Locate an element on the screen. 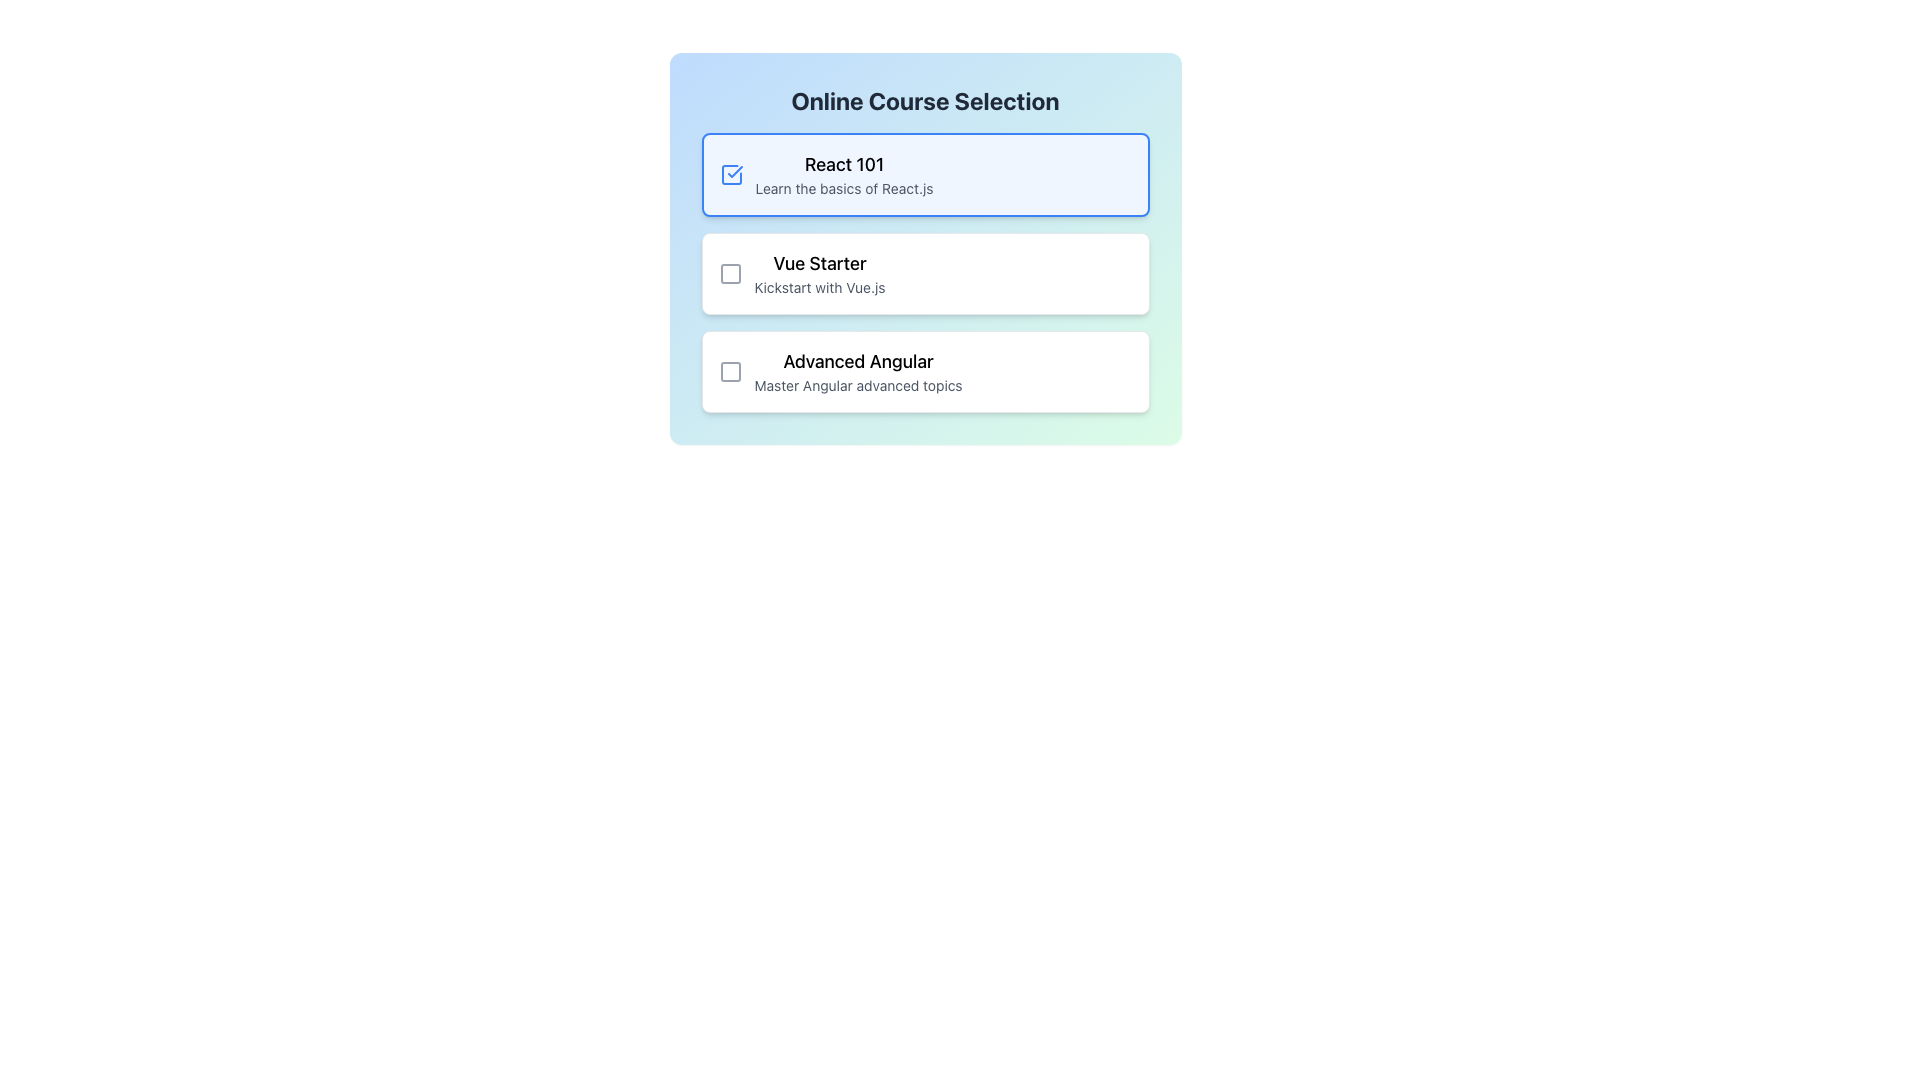 The image size is (1920, 1080). the third selectable list item labeled 'Advanced Angular' which features a bold title and a description, positioned between 'Vue Starter' and the next item in the list is located at coordinates (858, 371).